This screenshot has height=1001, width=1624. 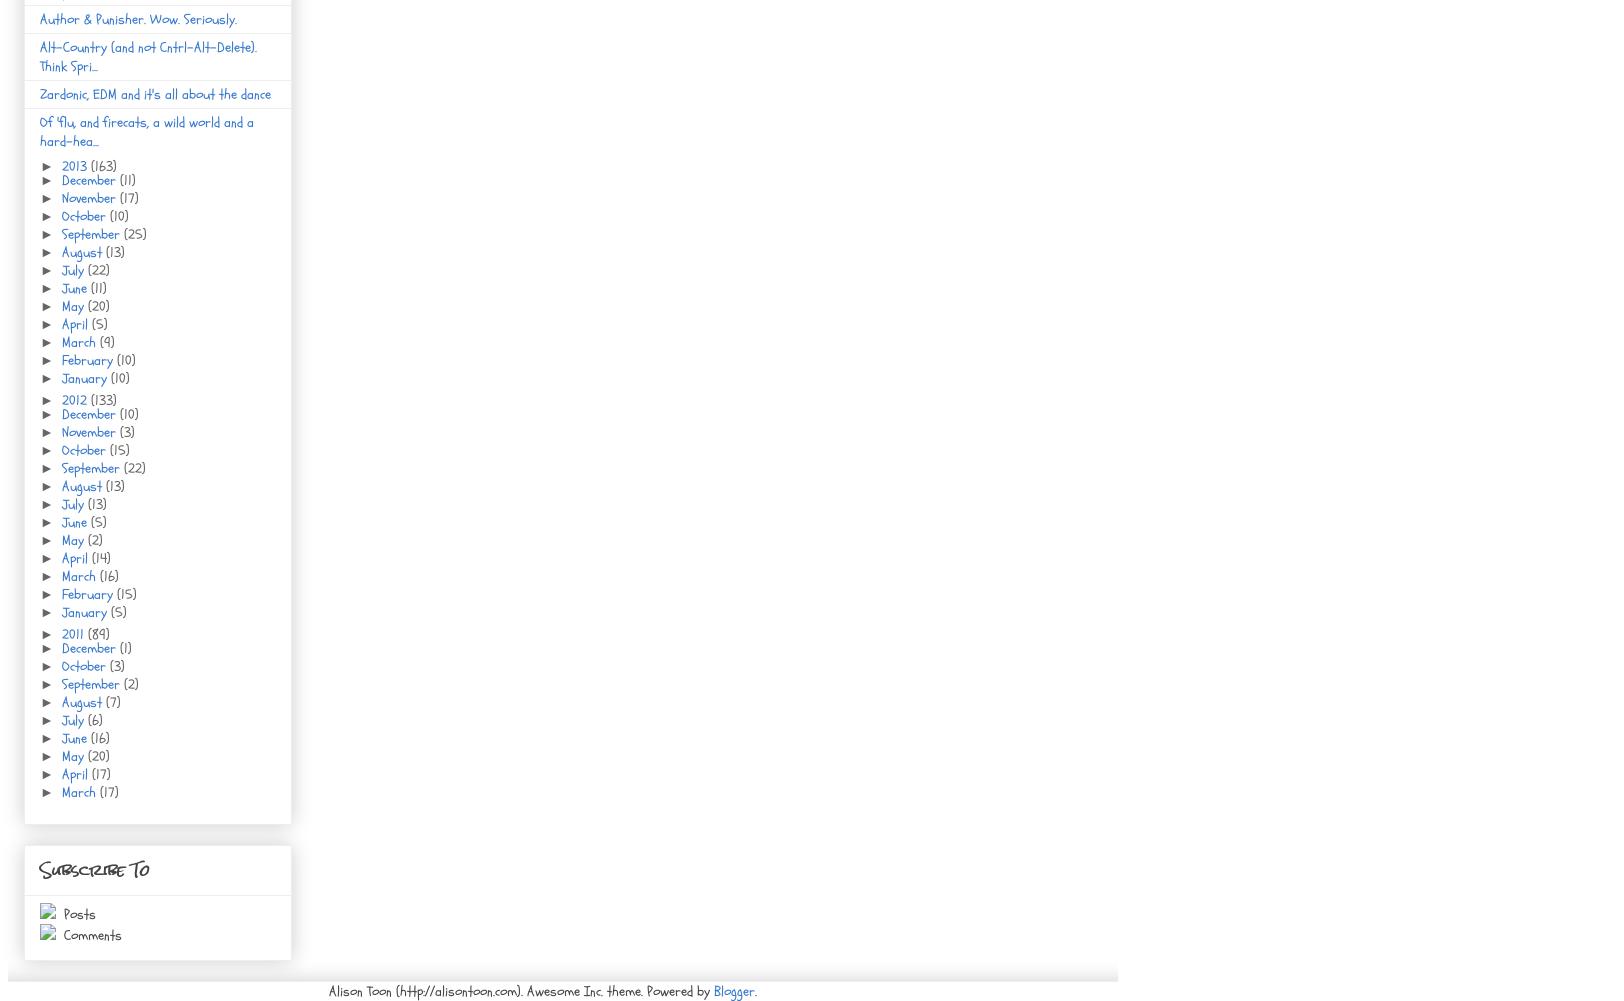 What do you see at coordinates (125, 647) in the screenshot?
I see `'(1)'` at bounding box center [125, 647].